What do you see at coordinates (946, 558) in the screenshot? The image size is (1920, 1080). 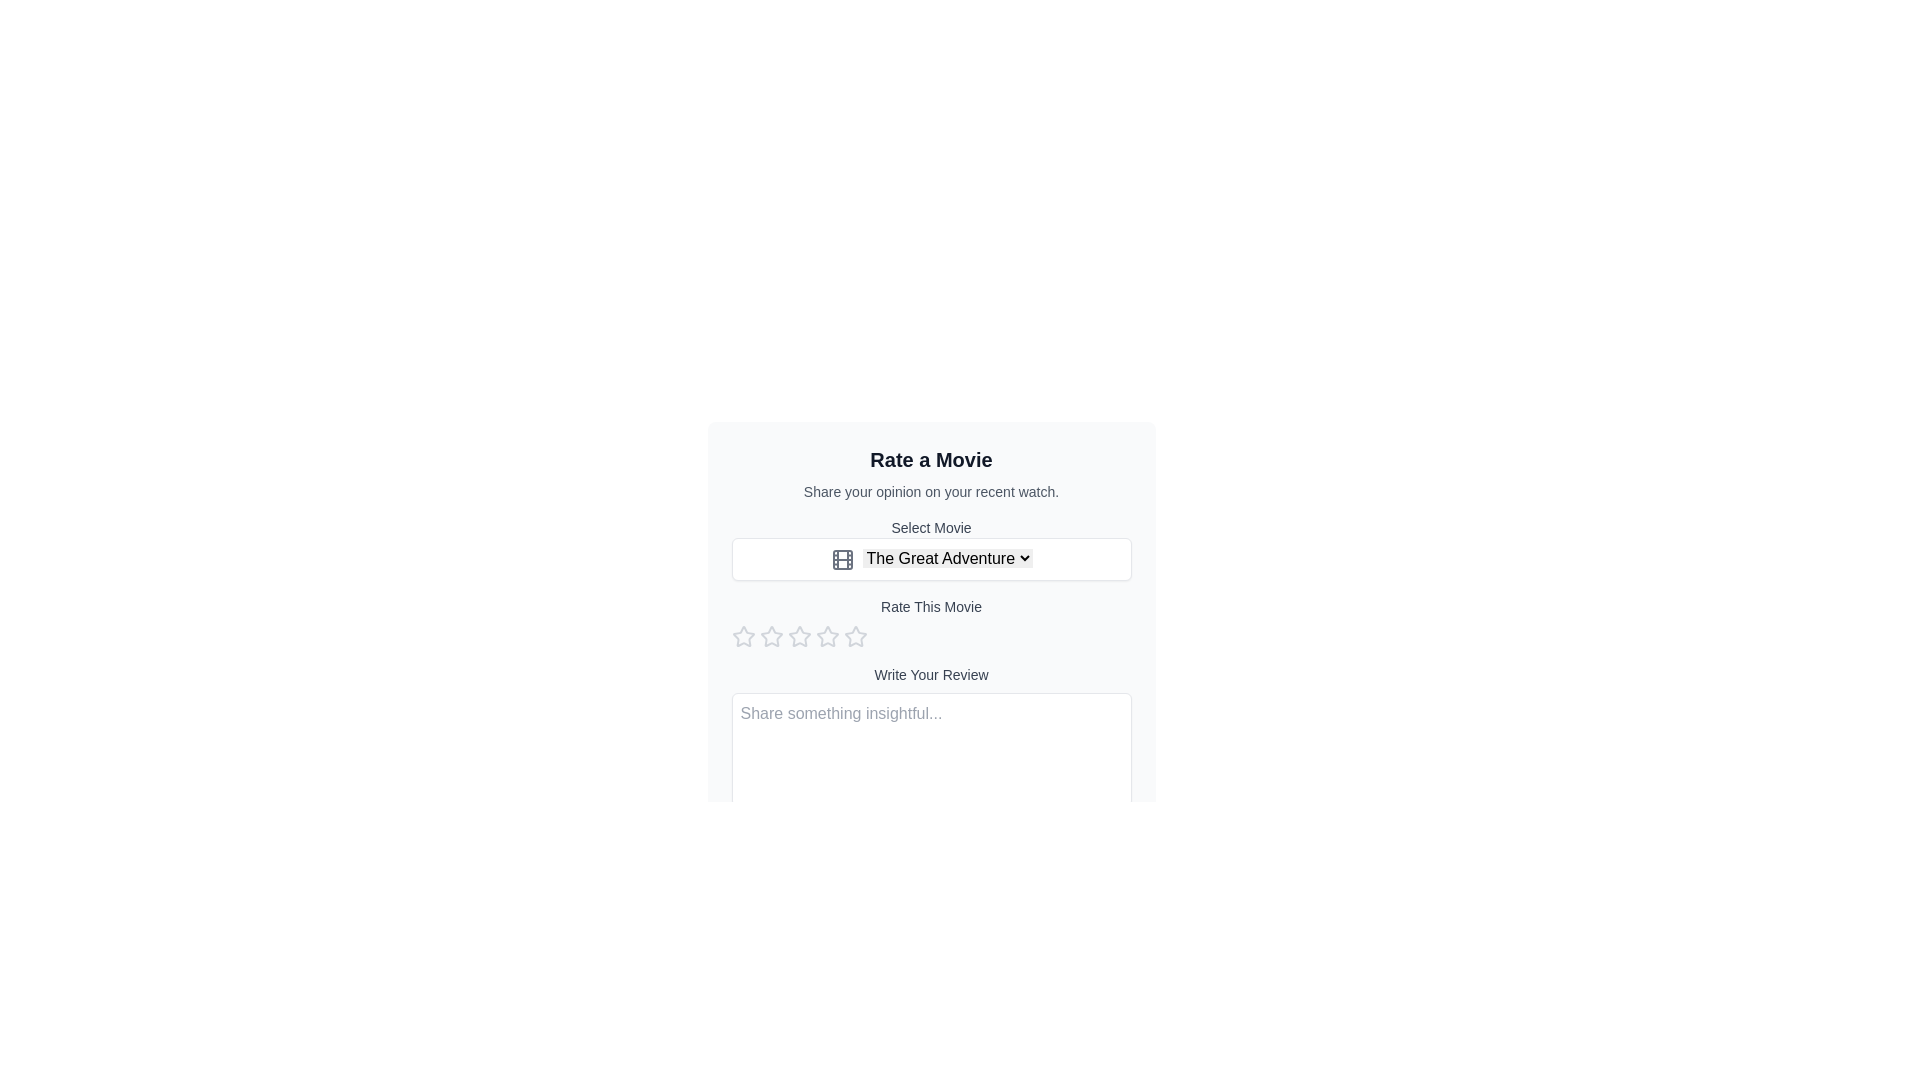 I see `the dropdown menu located centrally in the interface, which allows users` at bounding box center [946, 558].